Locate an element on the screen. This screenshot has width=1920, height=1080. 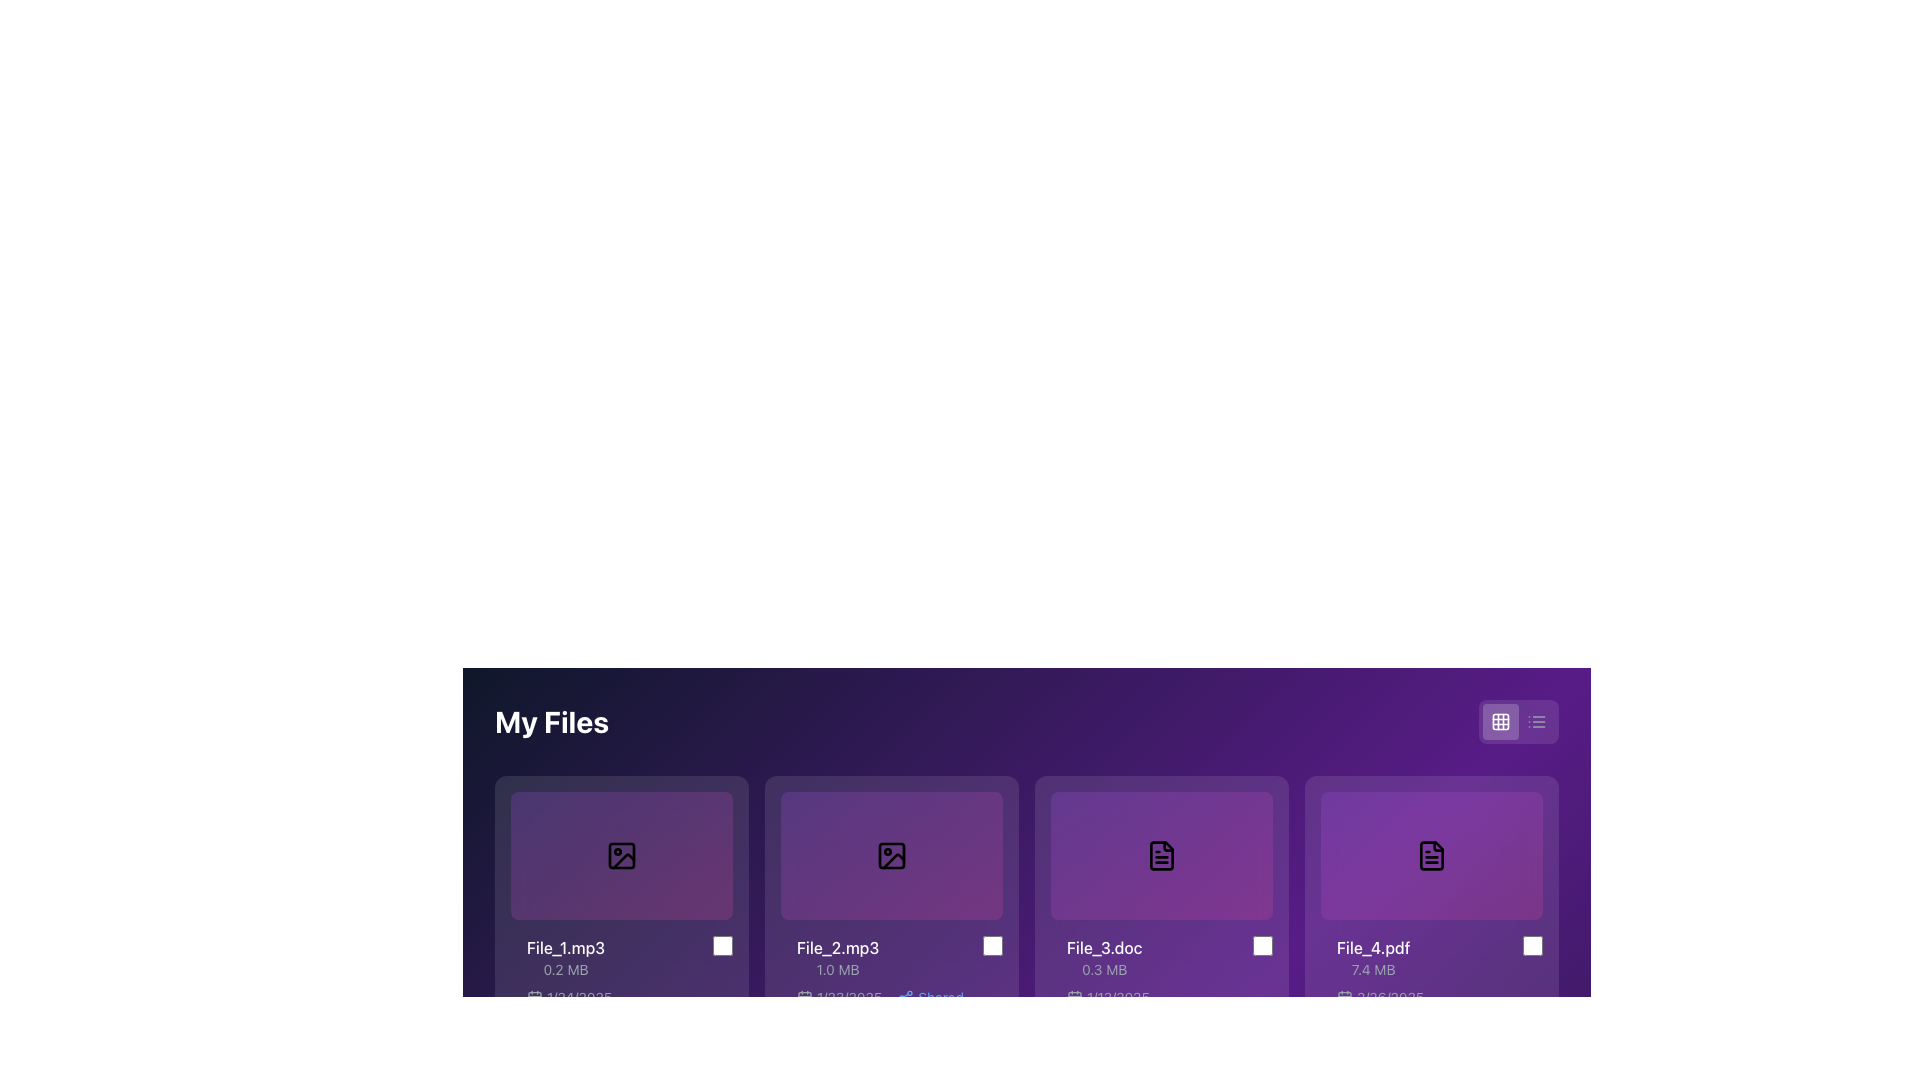
the text display element that shows the date associated with the file, located at the bottom left of the file card, right next to the calendar icon is located at coordinates (568, 998).